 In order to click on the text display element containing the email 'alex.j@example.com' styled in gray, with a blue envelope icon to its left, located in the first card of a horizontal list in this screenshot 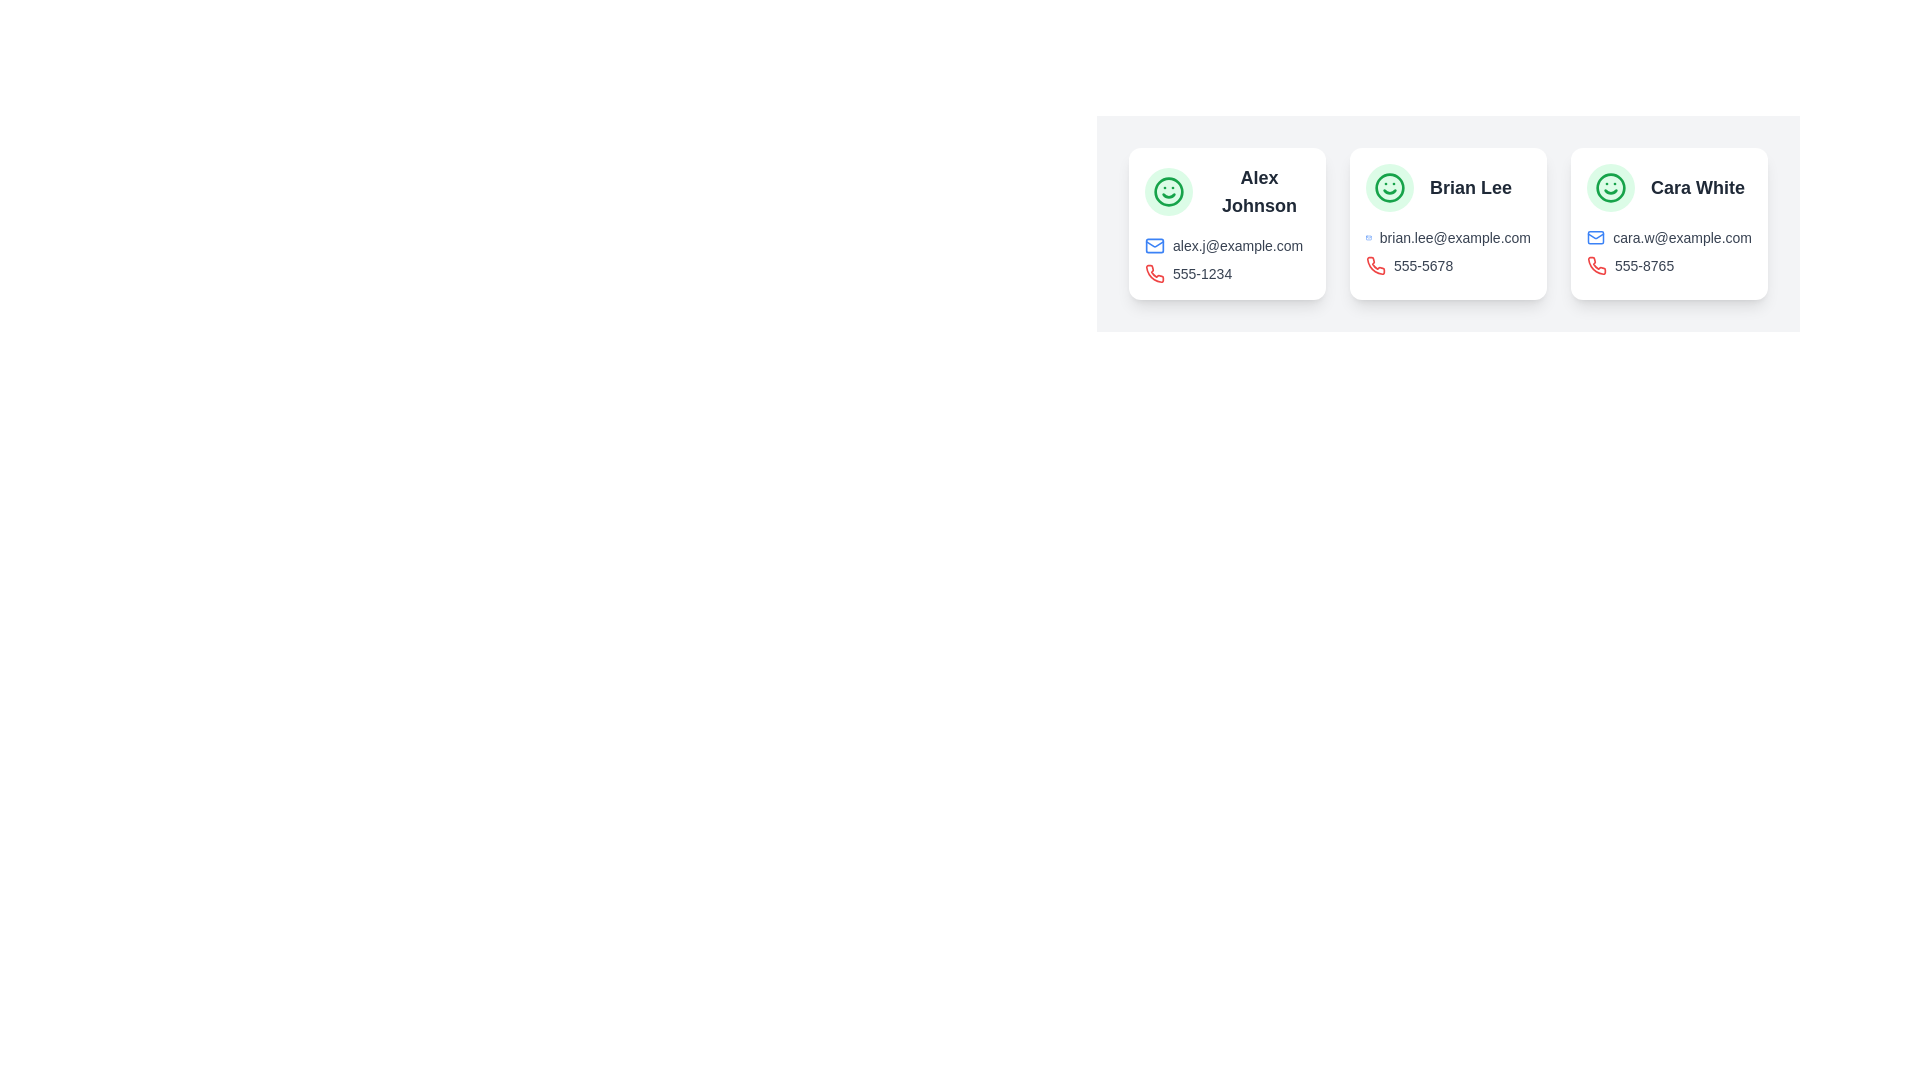, I will do `click(1226, 245)`.